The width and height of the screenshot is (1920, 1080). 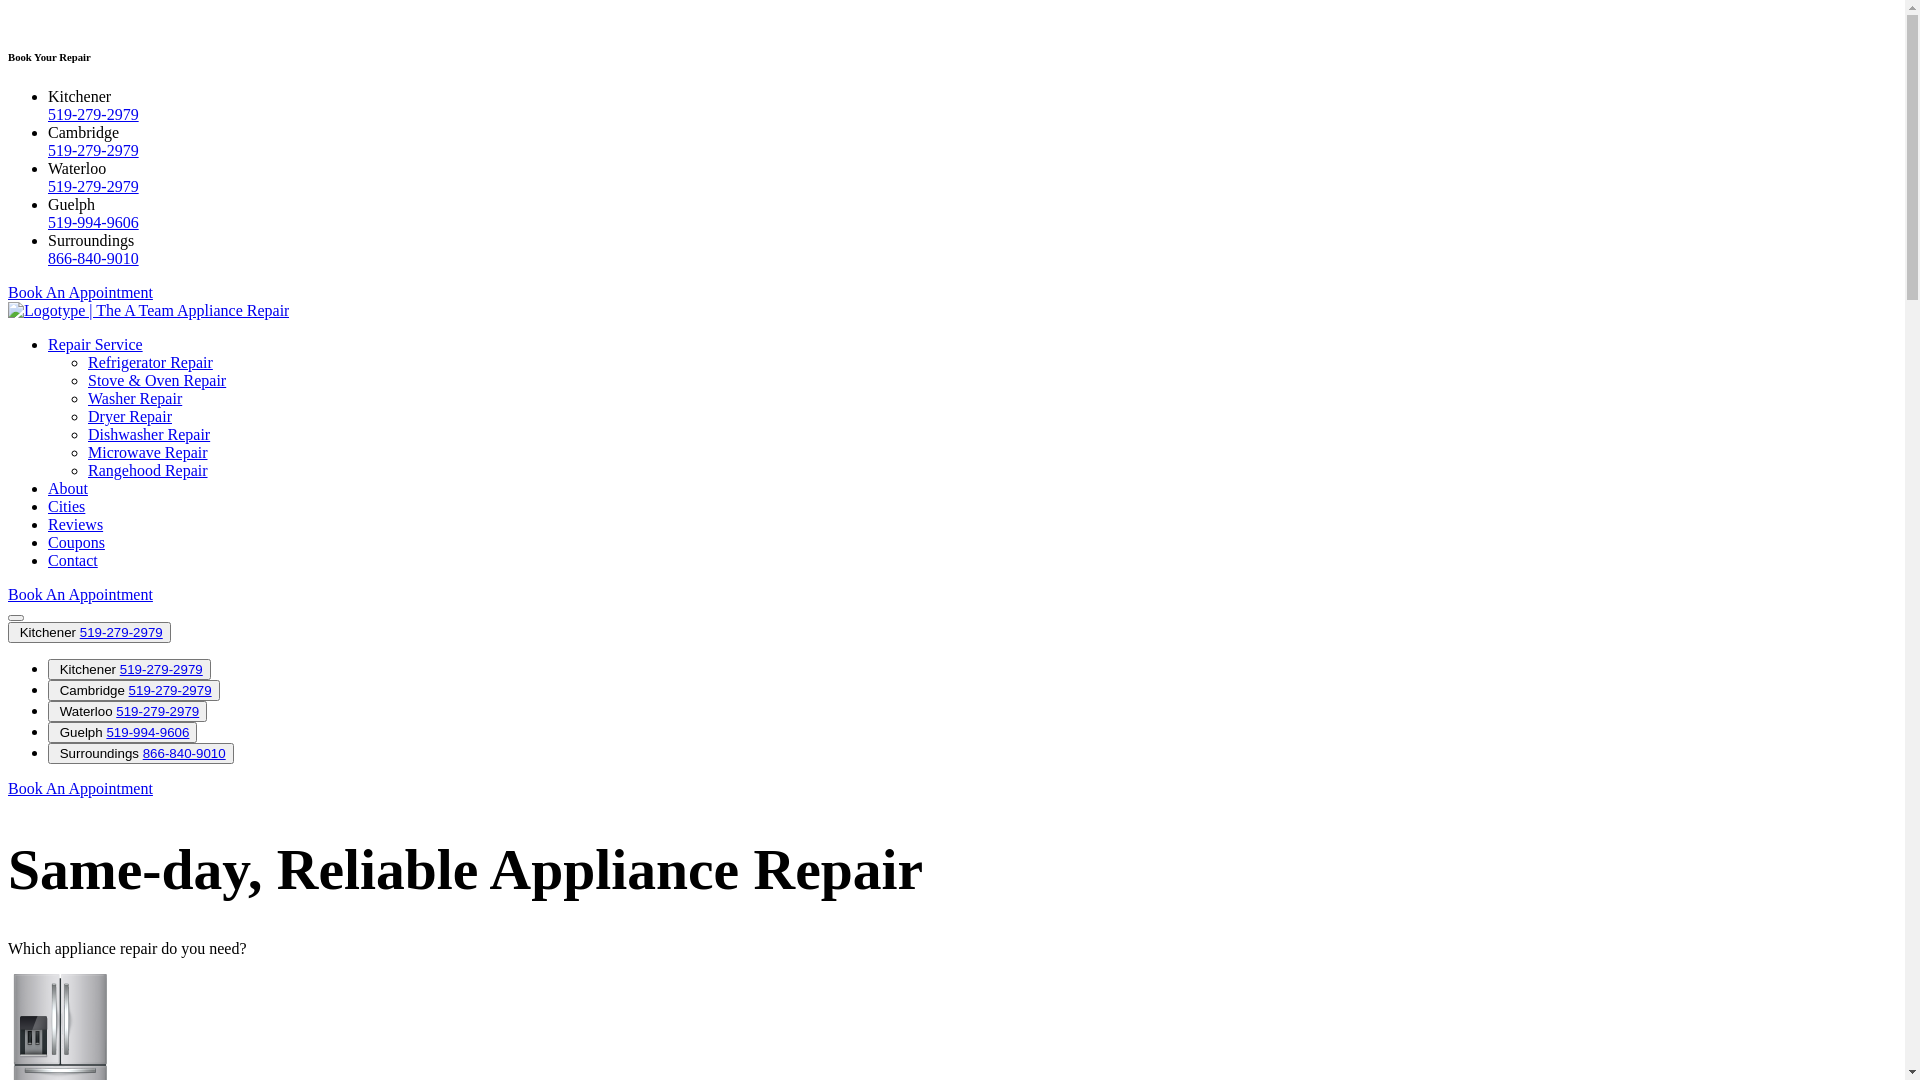 What do you see at coordinates (8, 310) in the screenshot?
I see `'Visit Home page'` at bounding box center [8, 310].